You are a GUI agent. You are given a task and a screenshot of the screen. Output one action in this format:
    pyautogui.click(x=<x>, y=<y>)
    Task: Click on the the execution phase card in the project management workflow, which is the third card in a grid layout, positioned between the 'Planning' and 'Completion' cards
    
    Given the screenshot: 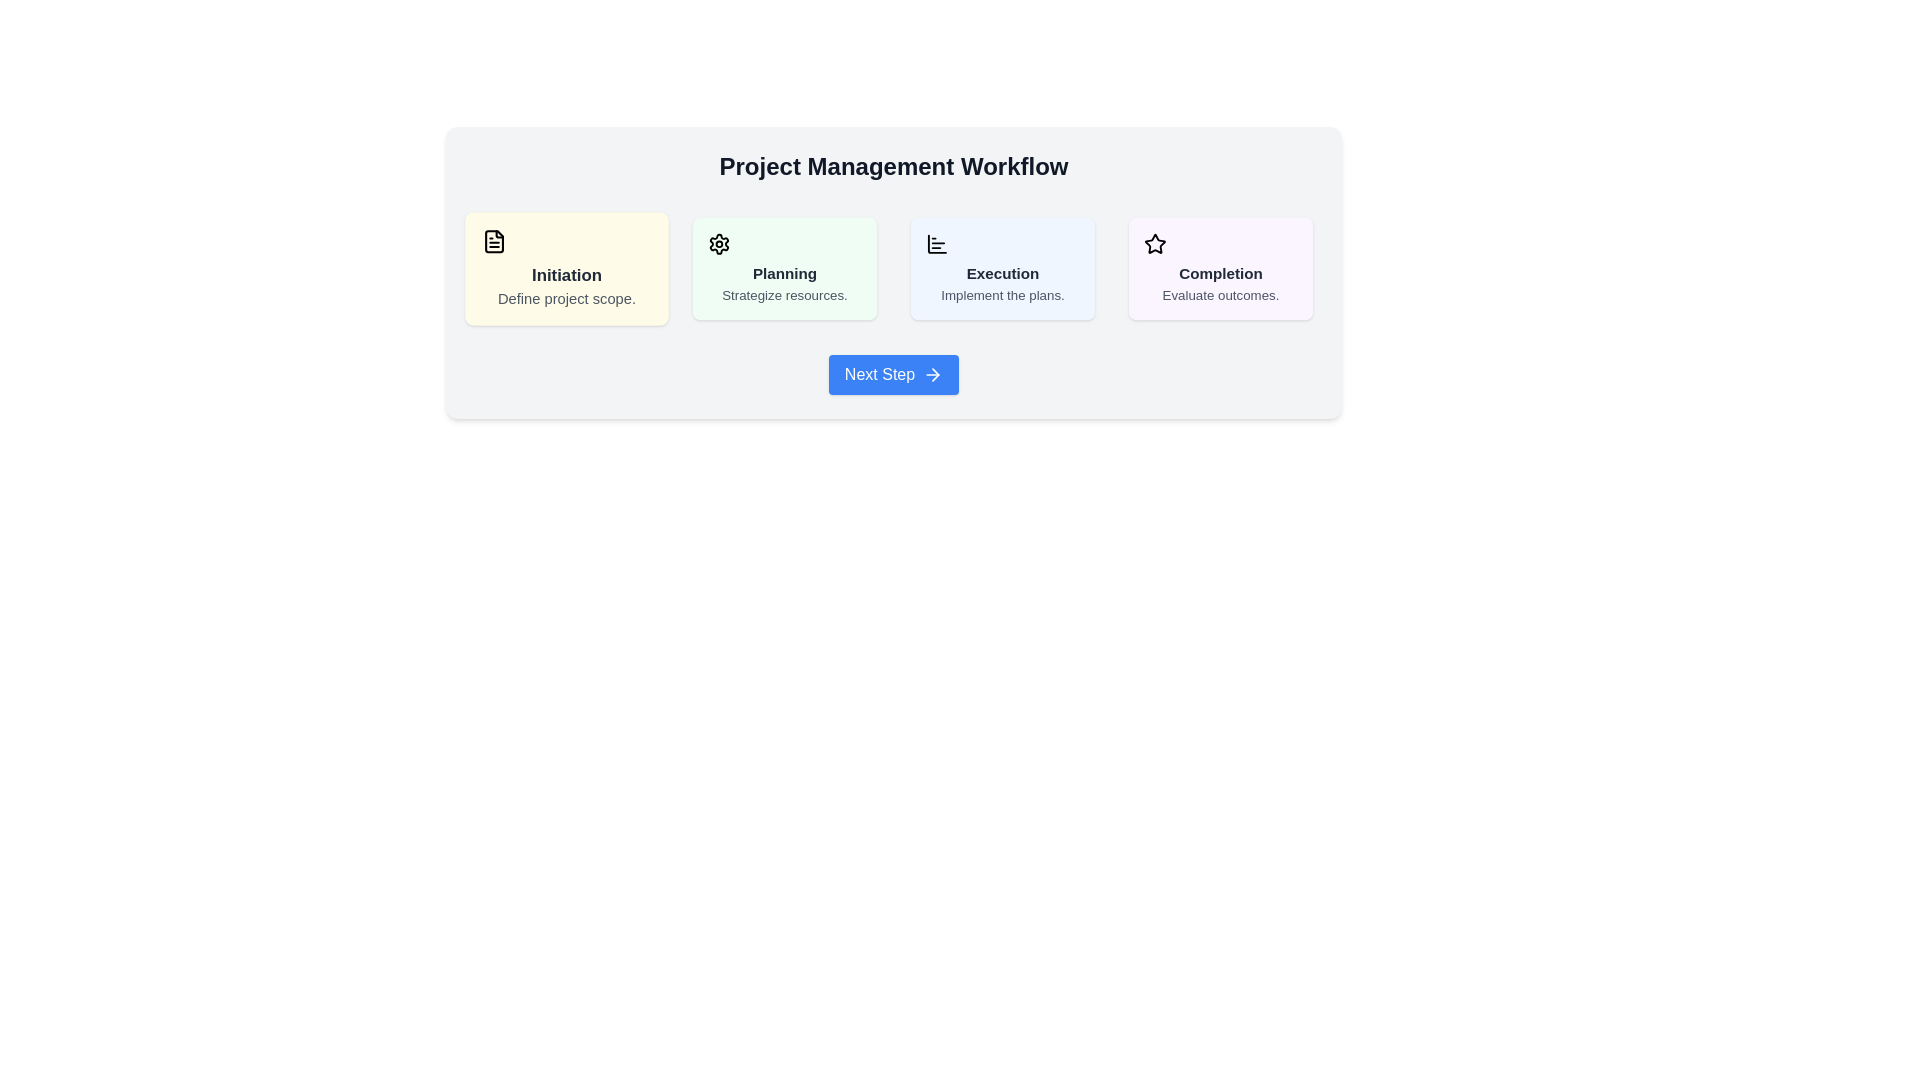 What is the action you would take?
    pyautogui.click(x=1003, y=266)
    